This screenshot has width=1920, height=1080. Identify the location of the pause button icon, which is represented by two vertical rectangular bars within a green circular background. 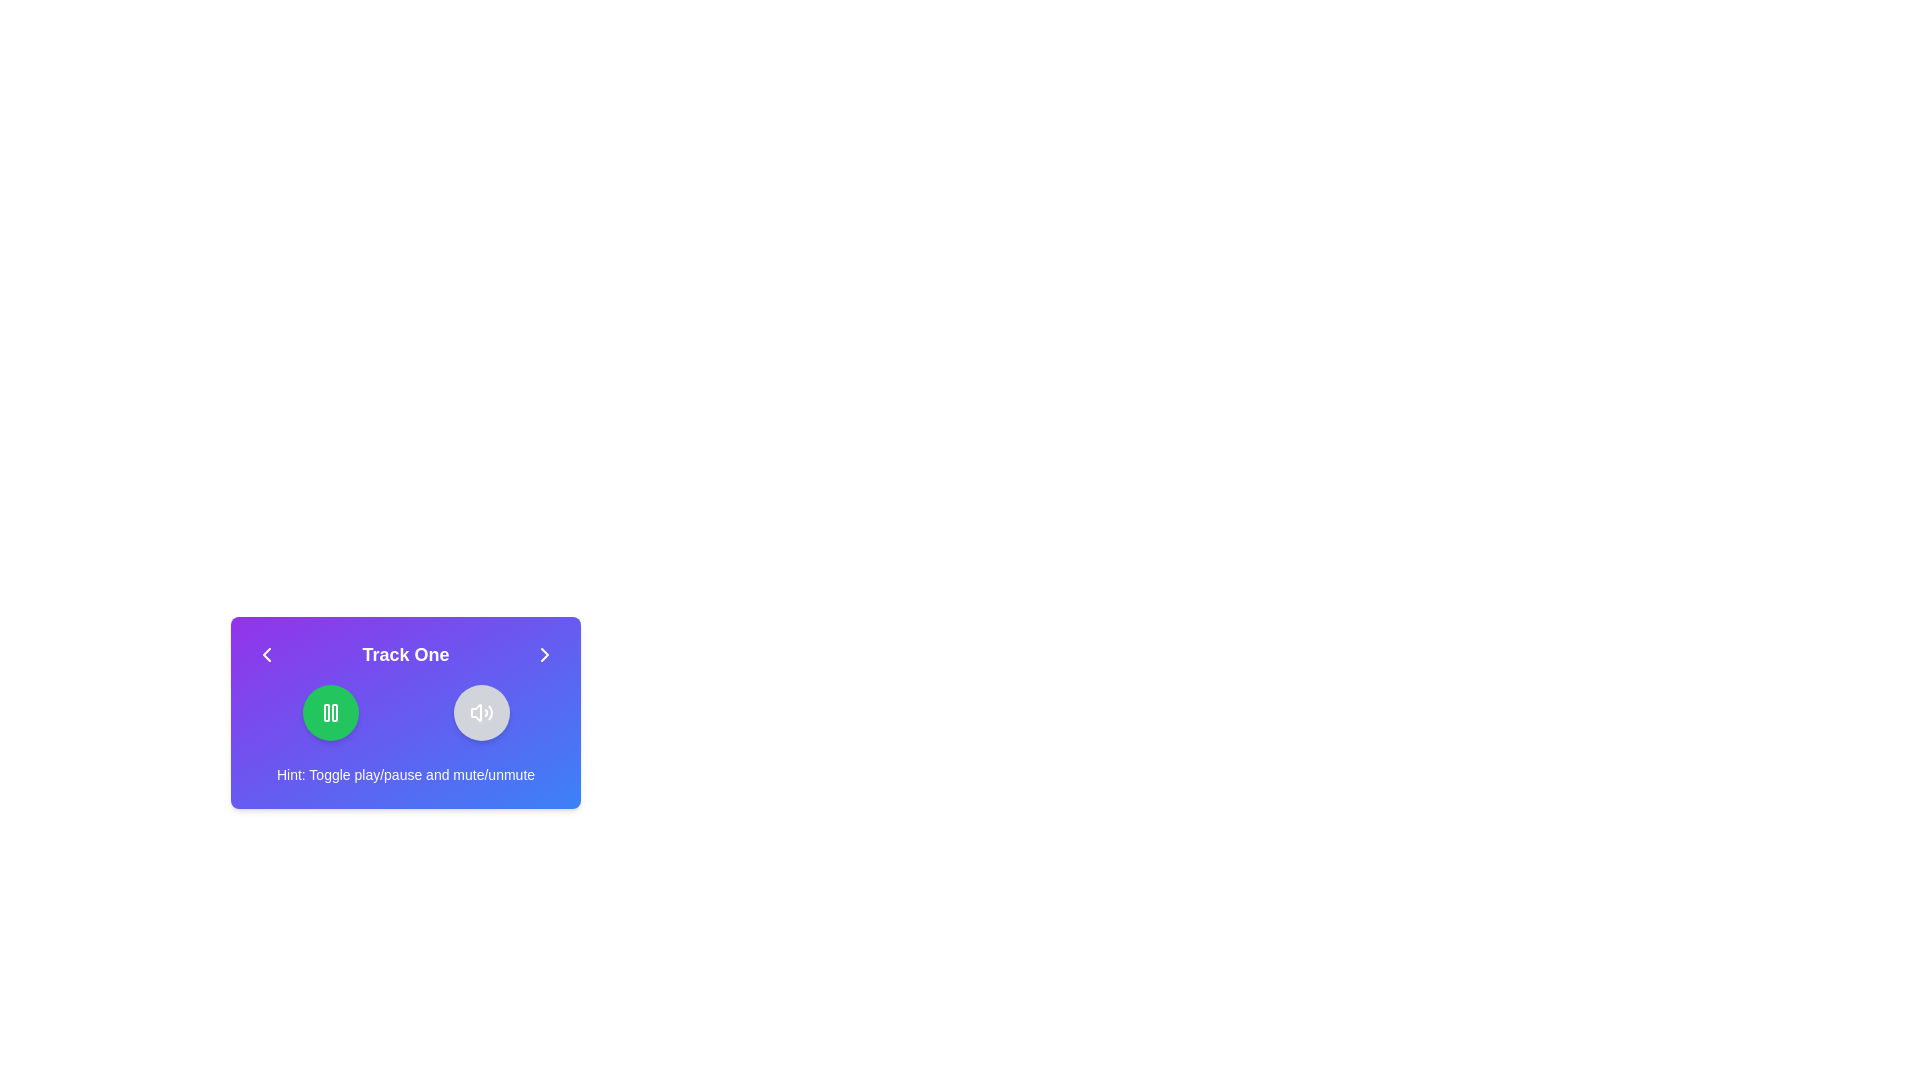
(330, 712).